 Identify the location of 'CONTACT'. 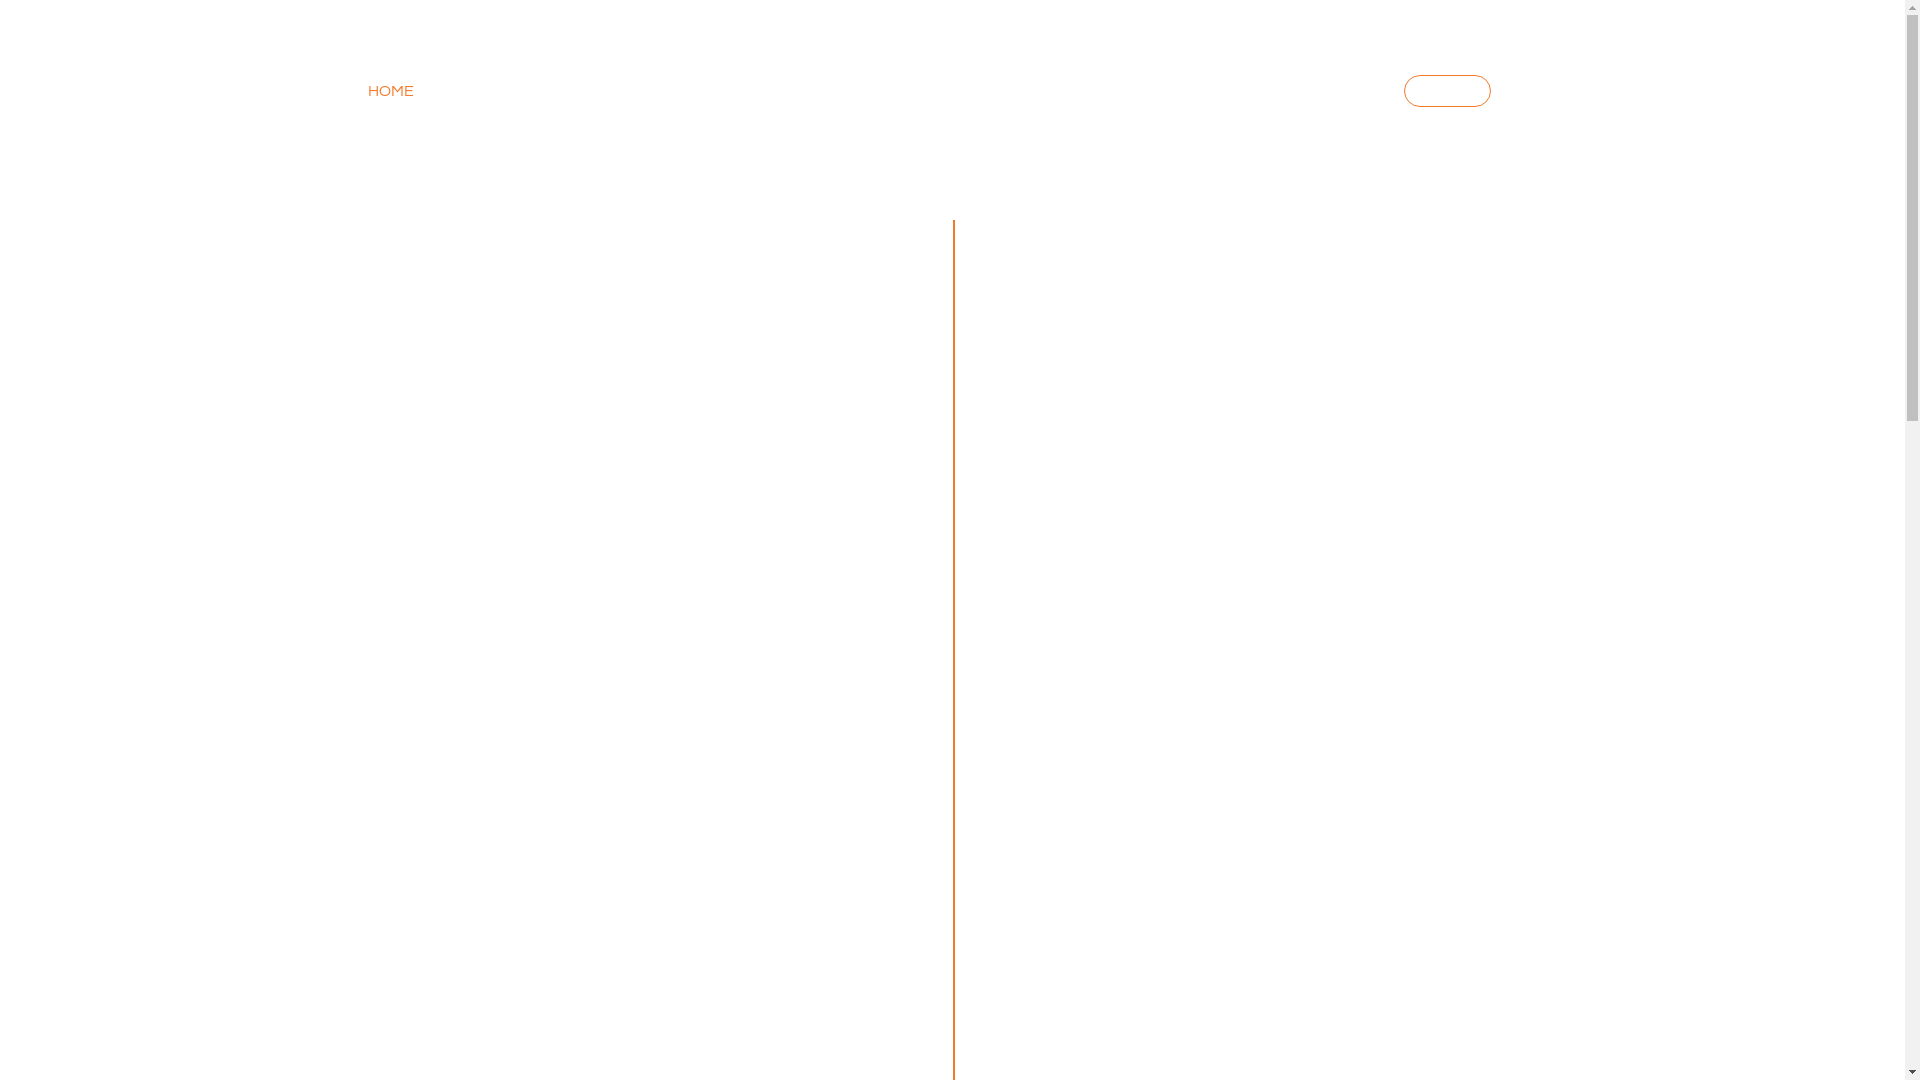
(1326, 91).